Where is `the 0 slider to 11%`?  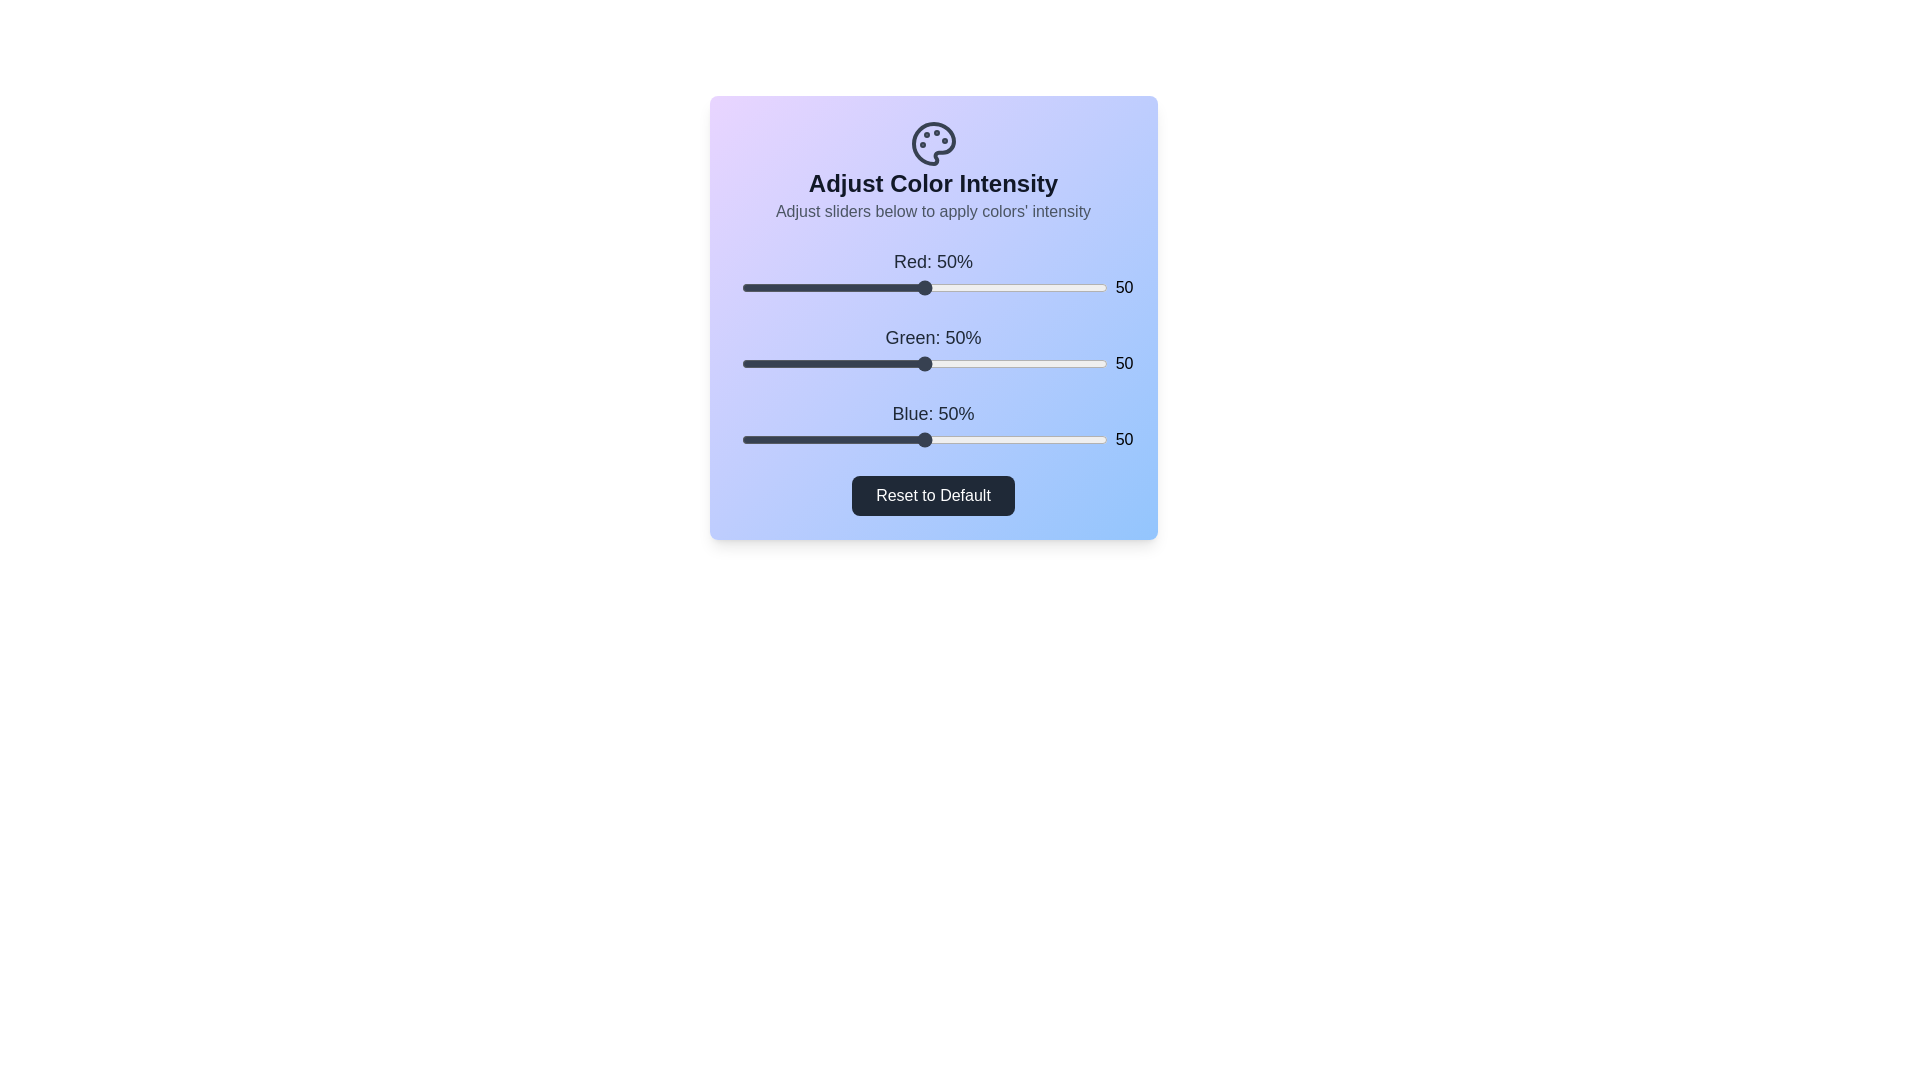
the 0 slider to 11% is located at coordinates (780, 288).